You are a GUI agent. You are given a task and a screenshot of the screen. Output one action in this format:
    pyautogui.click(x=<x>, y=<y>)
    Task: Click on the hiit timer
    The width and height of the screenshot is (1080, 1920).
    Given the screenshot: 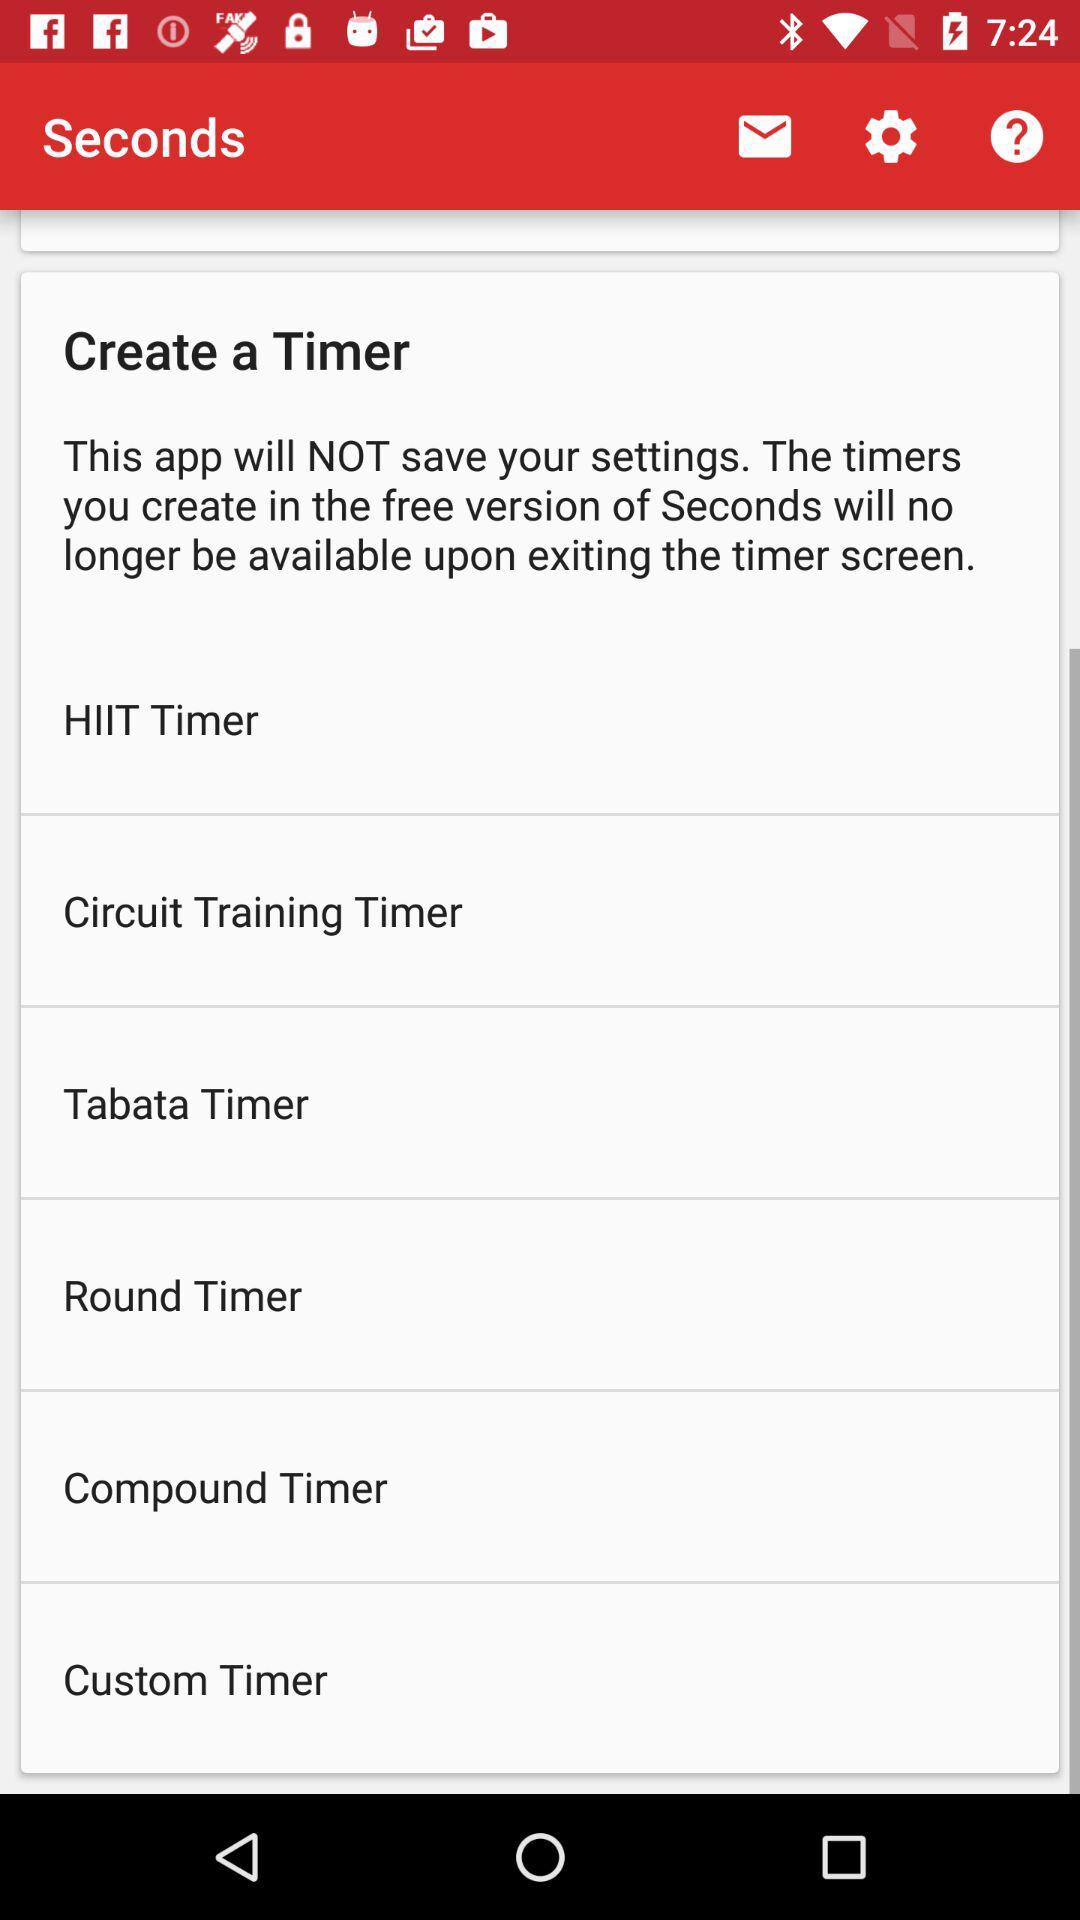 What is the action you would take?
    pyautogui.click(x=540, y=718)
    